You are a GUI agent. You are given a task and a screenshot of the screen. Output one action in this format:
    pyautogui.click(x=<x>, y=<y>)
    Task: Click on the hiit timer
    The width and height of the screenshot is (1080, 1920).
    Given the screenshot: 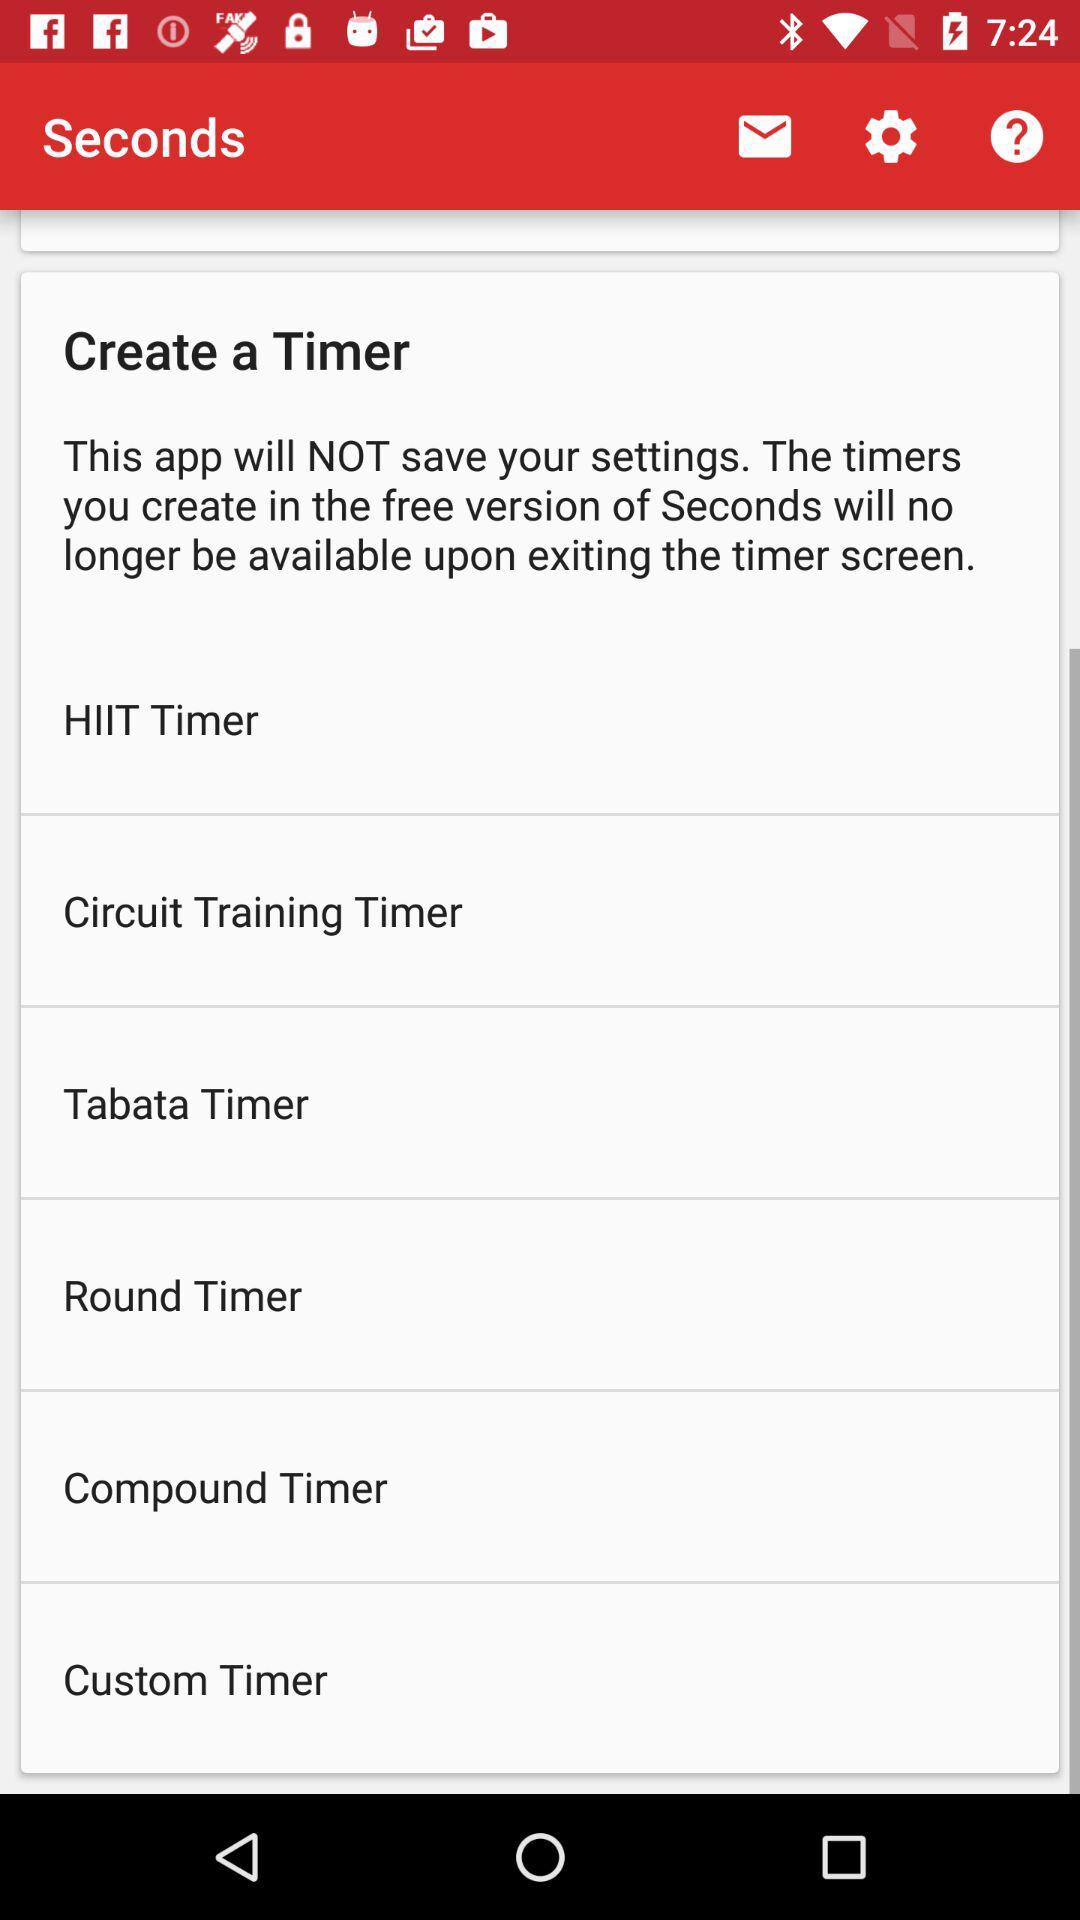 What is the action you would take?
    pyautogui.click(x=540, y=718)
    